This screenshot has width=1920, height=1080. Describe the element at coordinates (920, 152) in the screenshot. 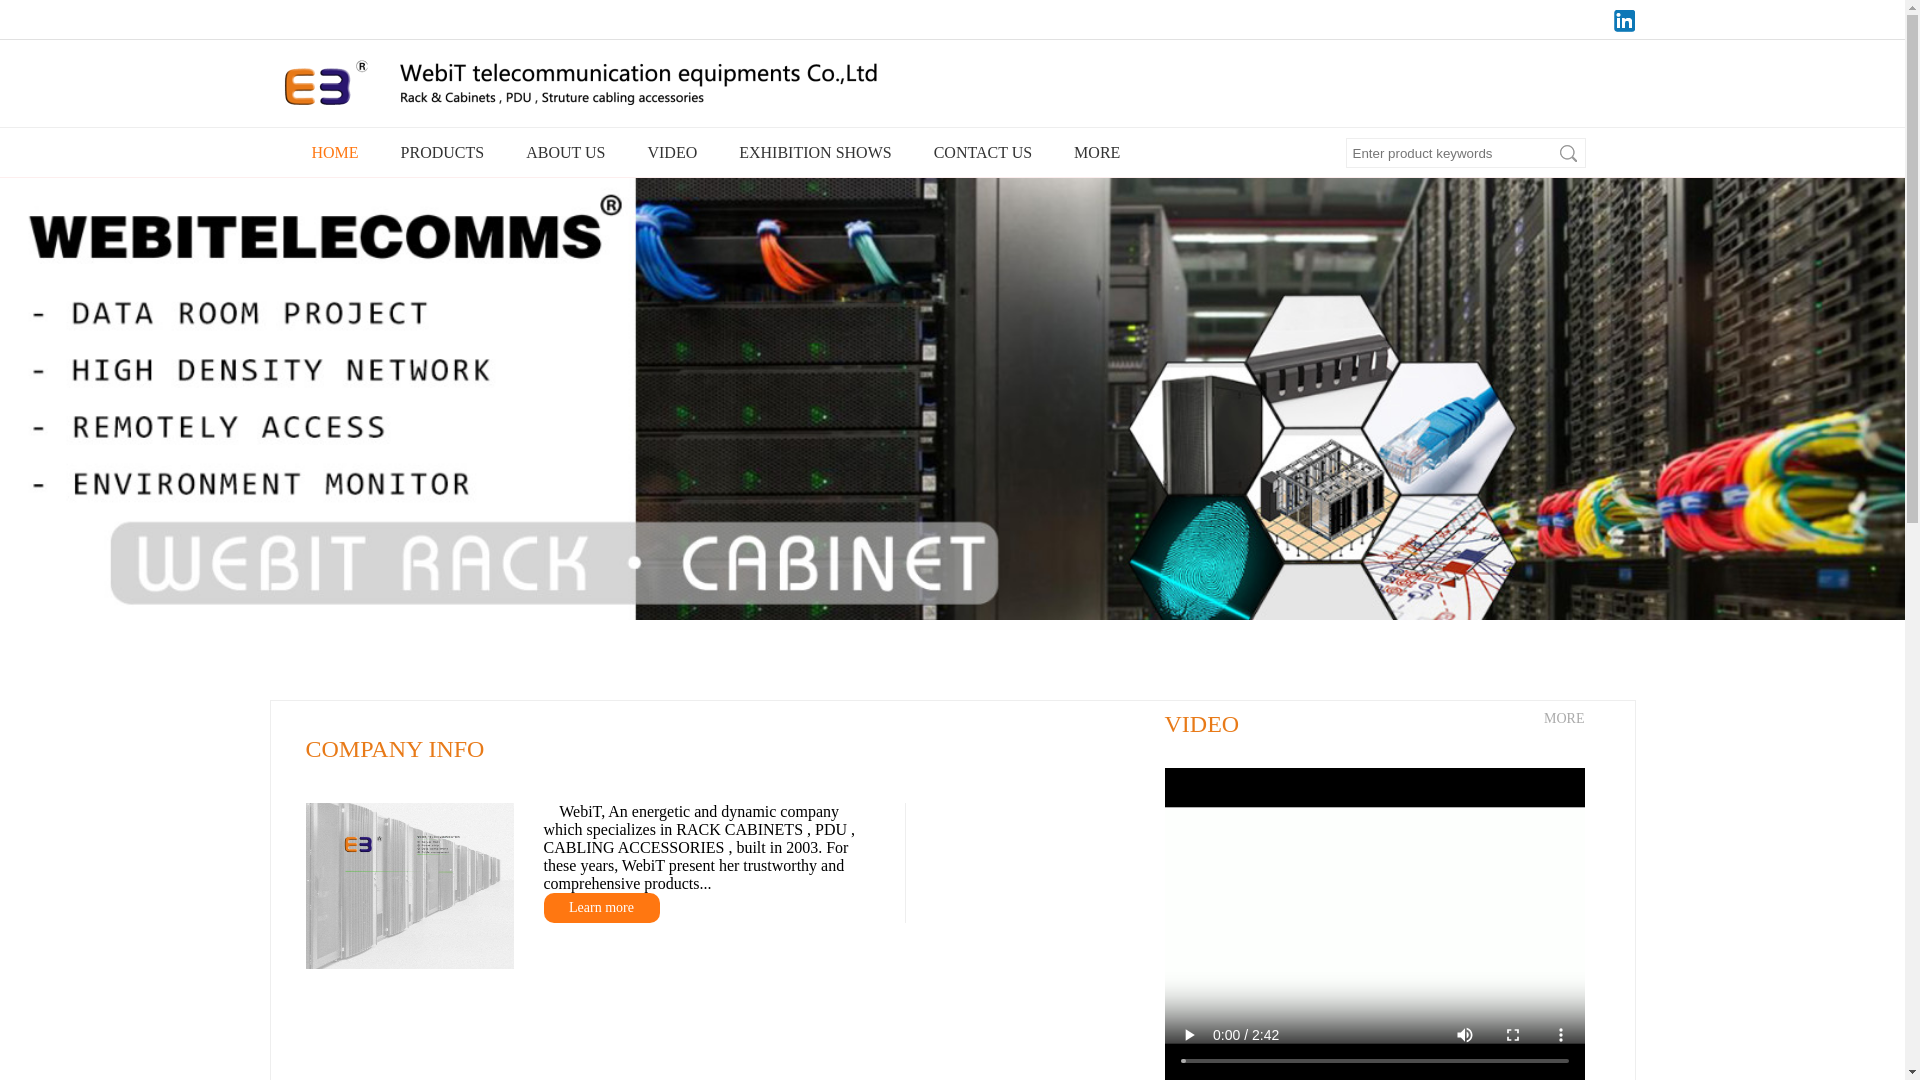

I see `'CONTACT US'` at that location.